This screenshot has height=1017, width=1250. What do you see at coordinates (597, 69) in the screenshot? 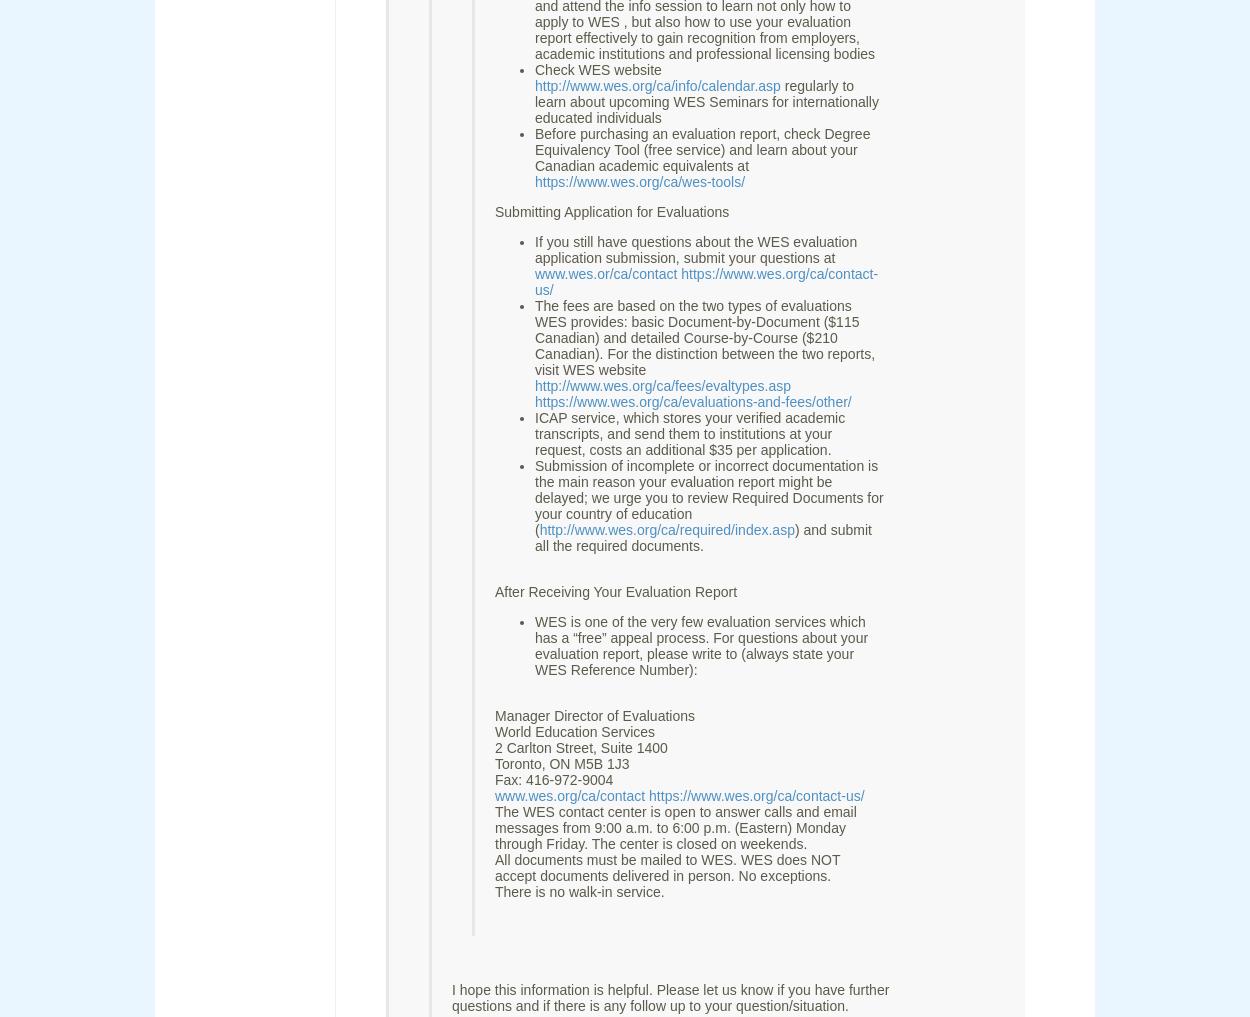
I see `'Check WES website'` at bounding box center [597, 69].